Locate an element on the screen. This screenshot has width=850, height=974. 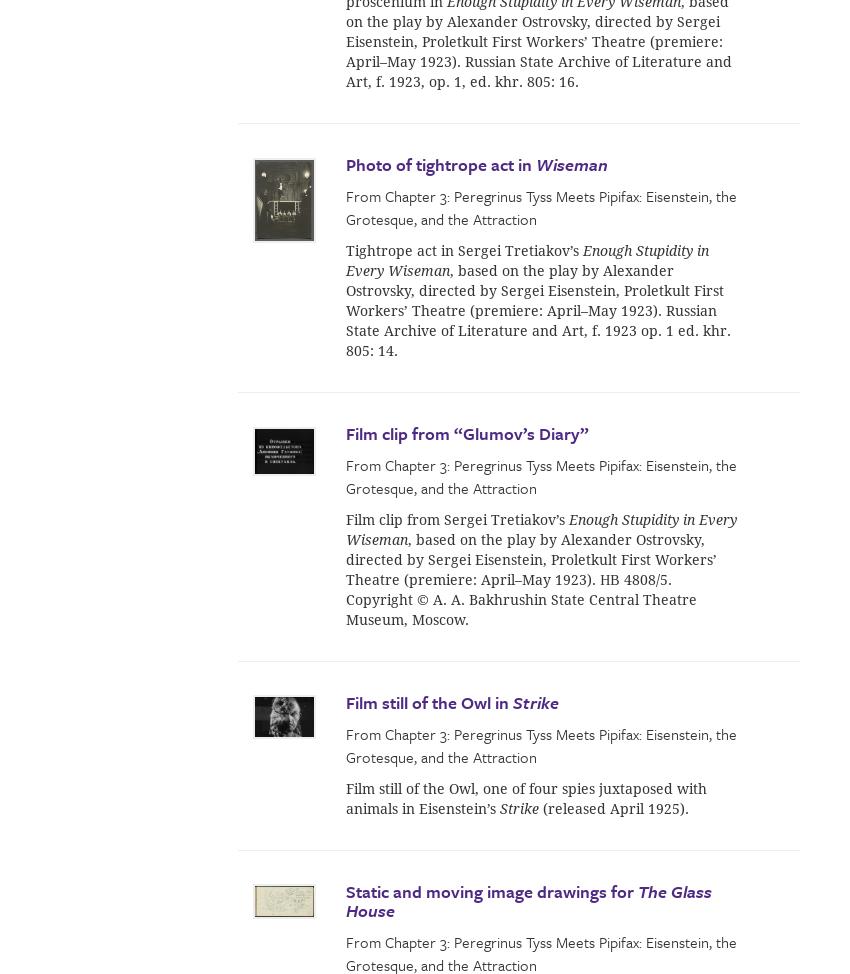
'Film still of the Owl, one of four spies juxtaposed with animals in Eisenstein’s' is located at coordinates (525, 796).